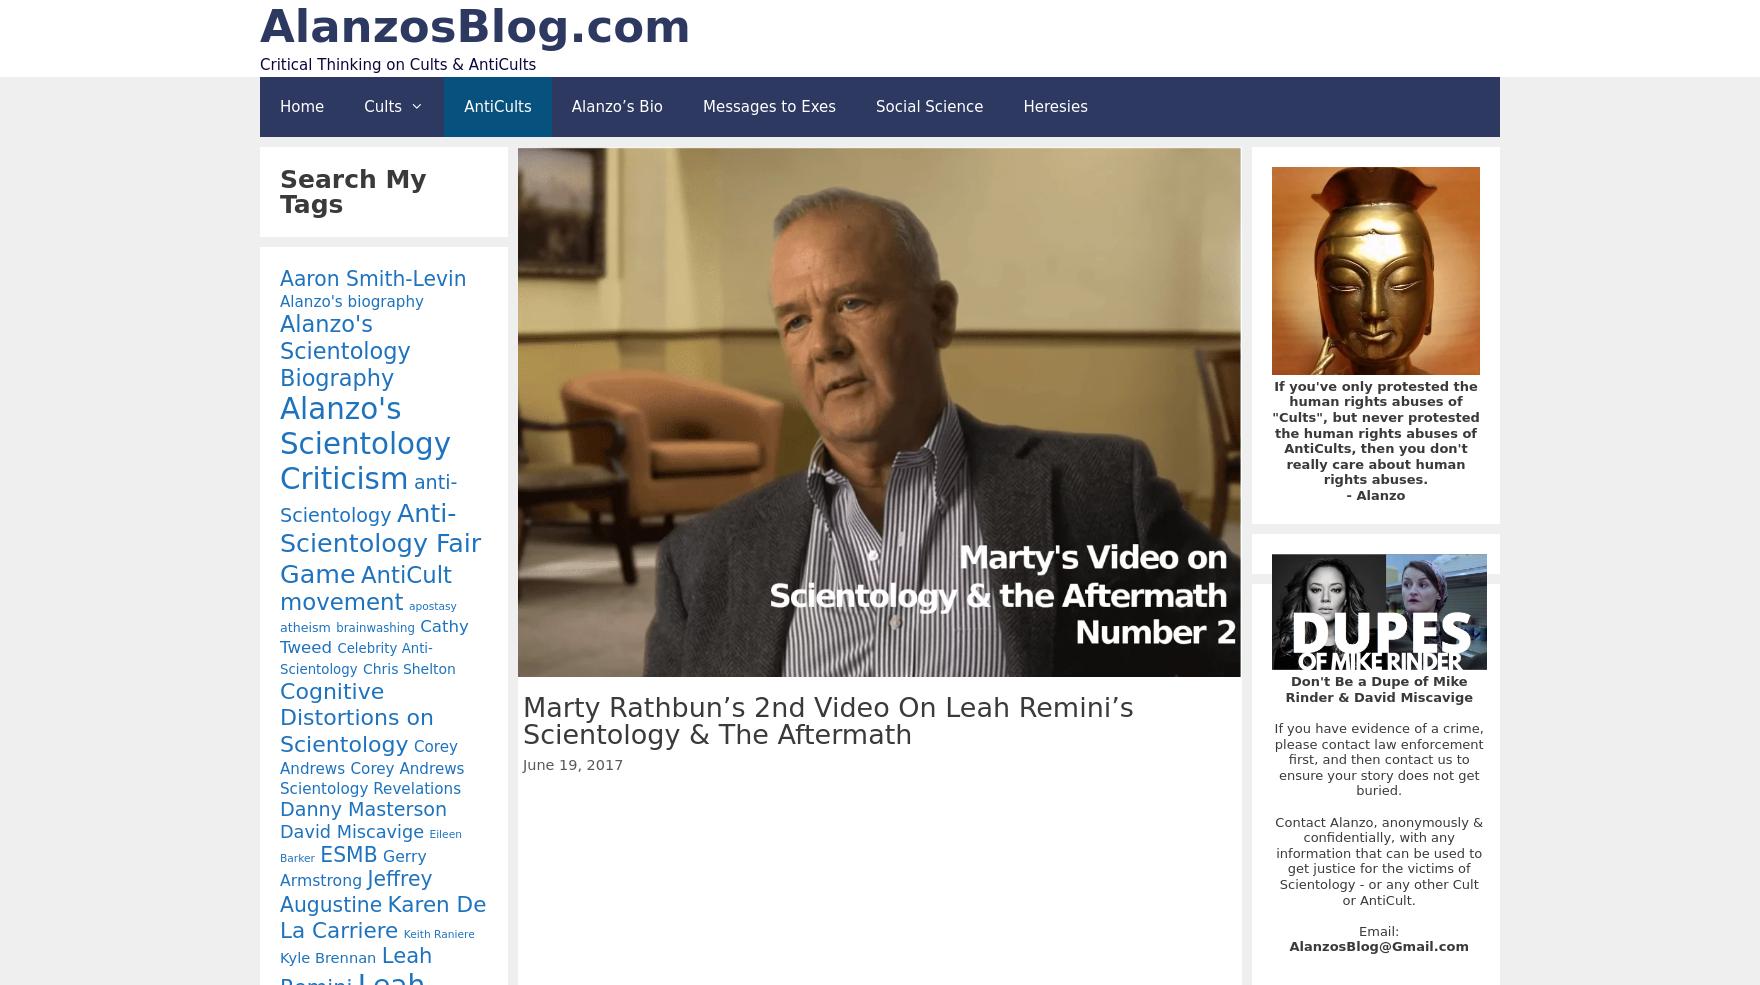 The width and height of the screenshot is (1760, 985). What do you see at coordinates (351, 301) in the screenshot?
I see `'Alanzo's biography'` at bounding box center [351, 301].